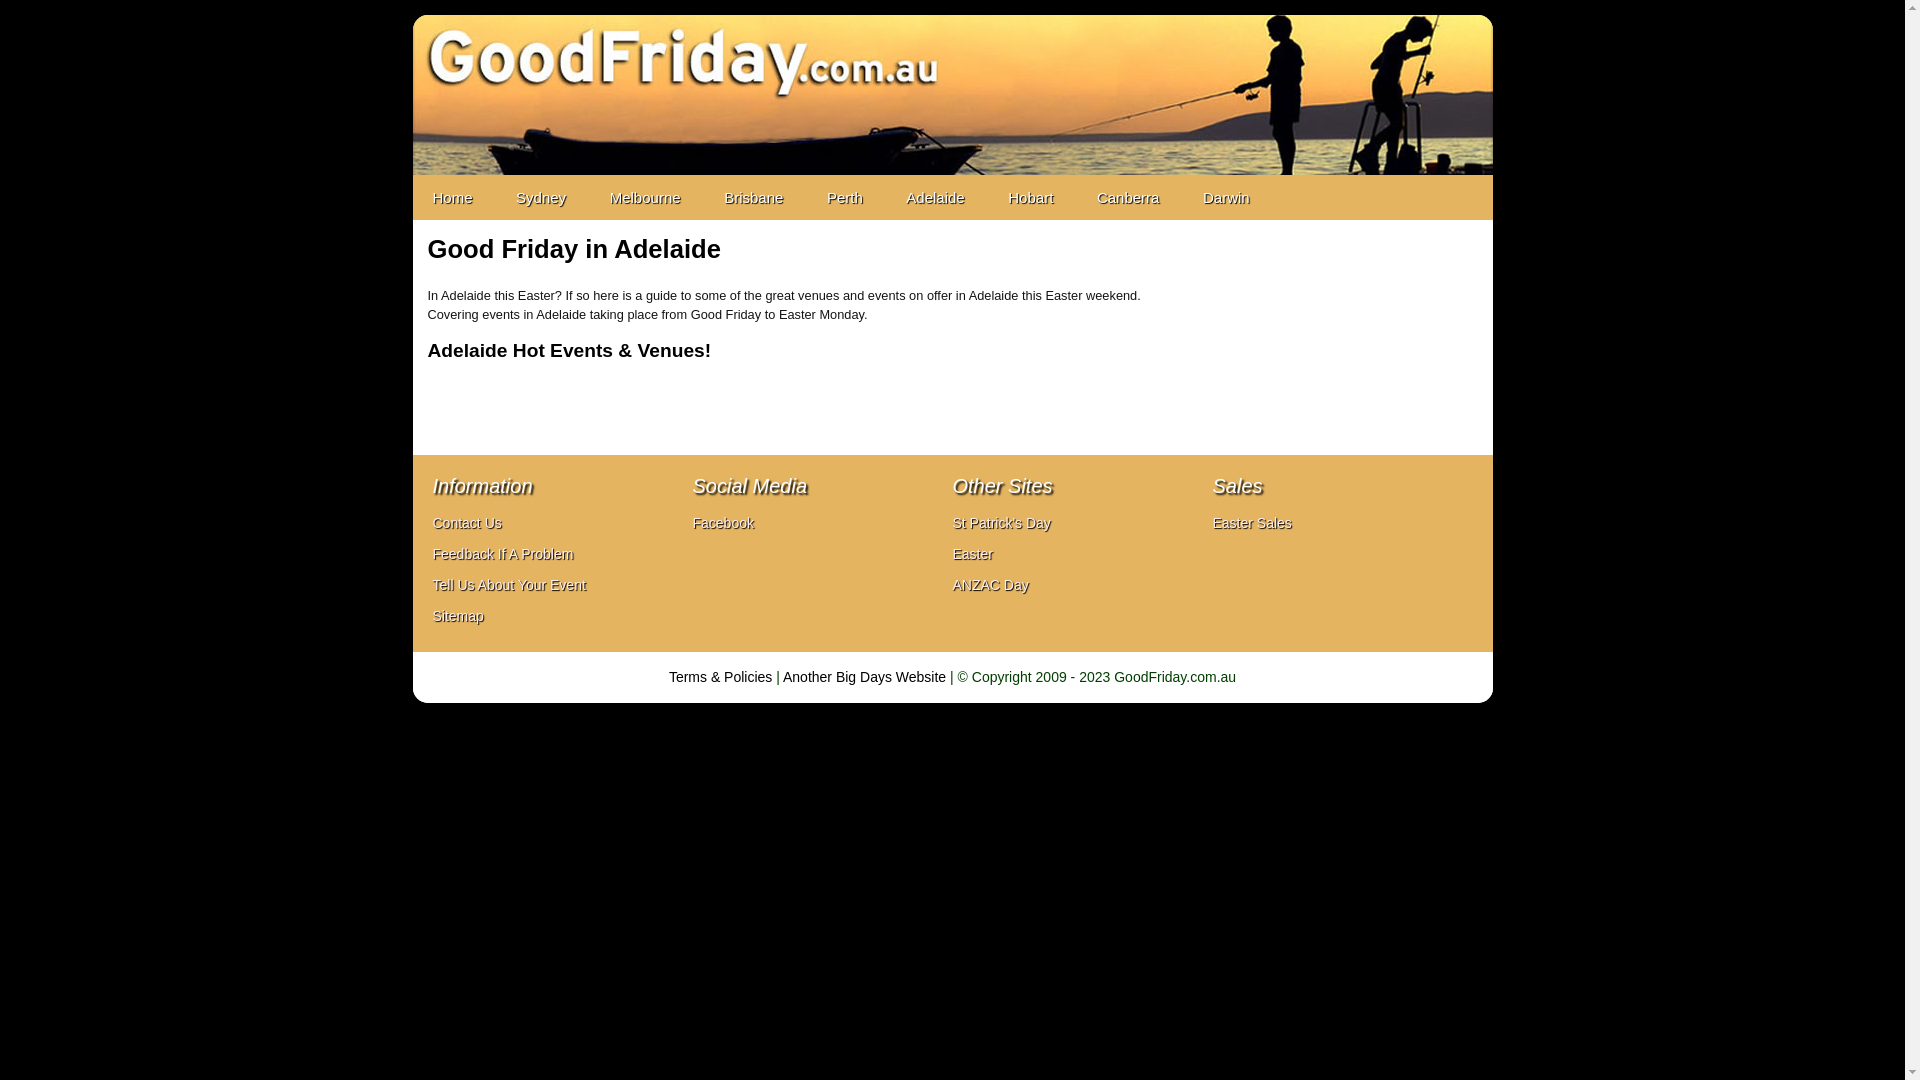 The width and height of the screenshot is (1920, 1080). I want to click on 'Easter', so click(972, 554).